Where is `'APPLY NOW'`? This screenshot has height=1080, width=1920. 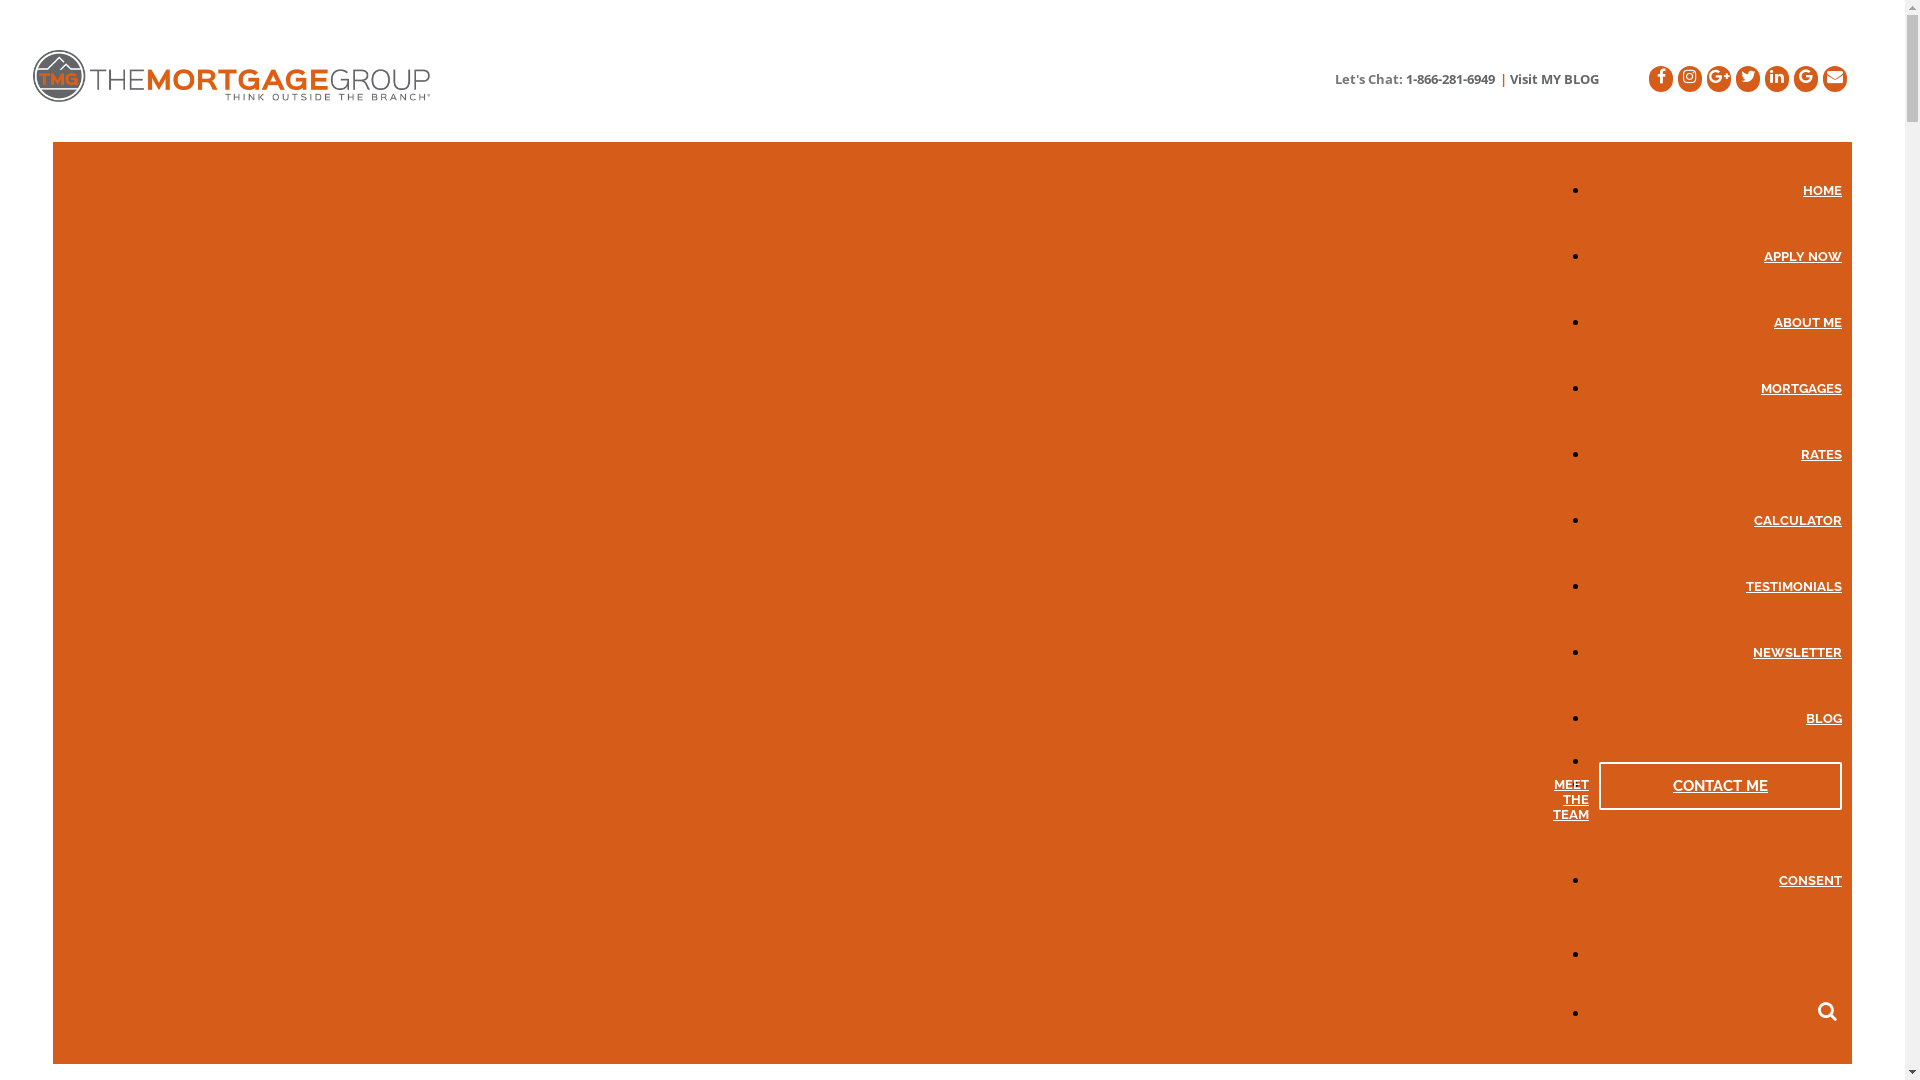 'APPLY NOW' is located at coordinates (1714, 252).